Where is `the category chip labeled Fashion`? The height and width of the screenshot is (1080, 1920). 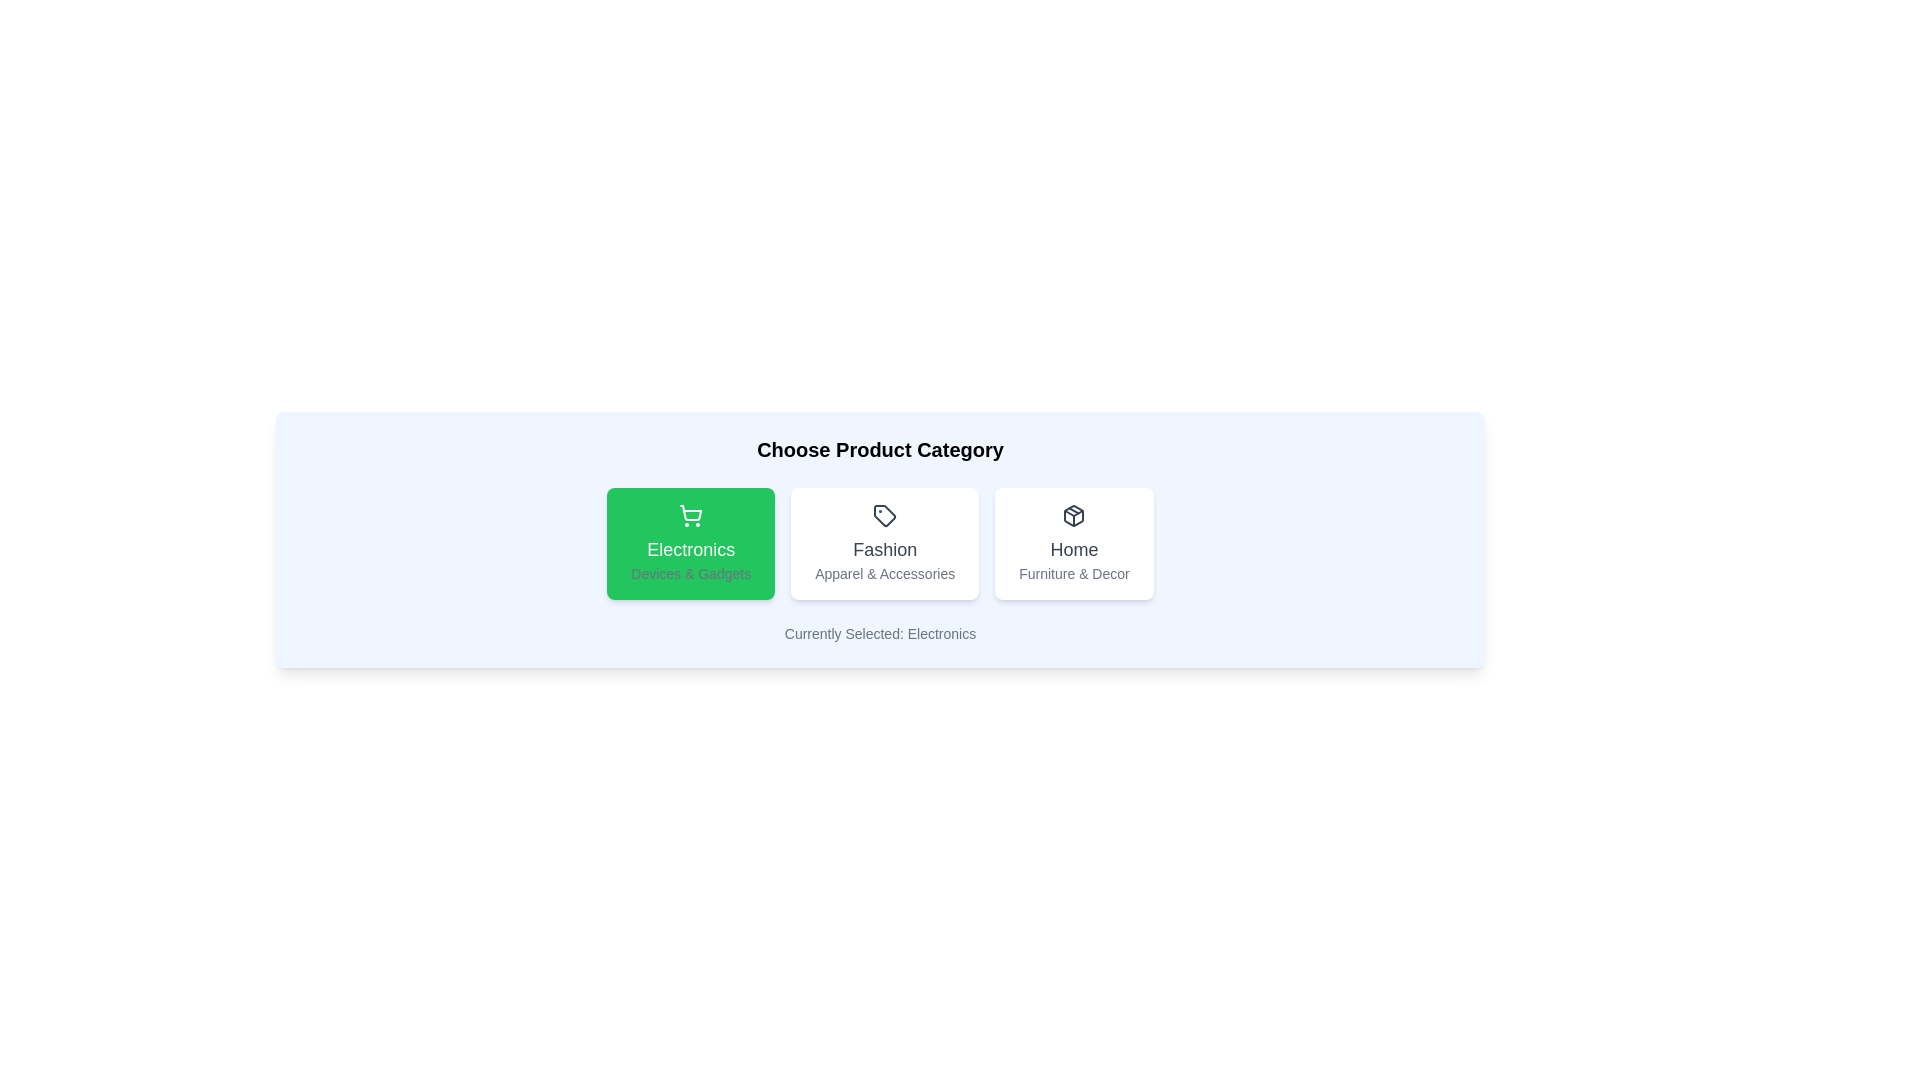 the category chip labeled Fashion is located at coordinates (883, 543).